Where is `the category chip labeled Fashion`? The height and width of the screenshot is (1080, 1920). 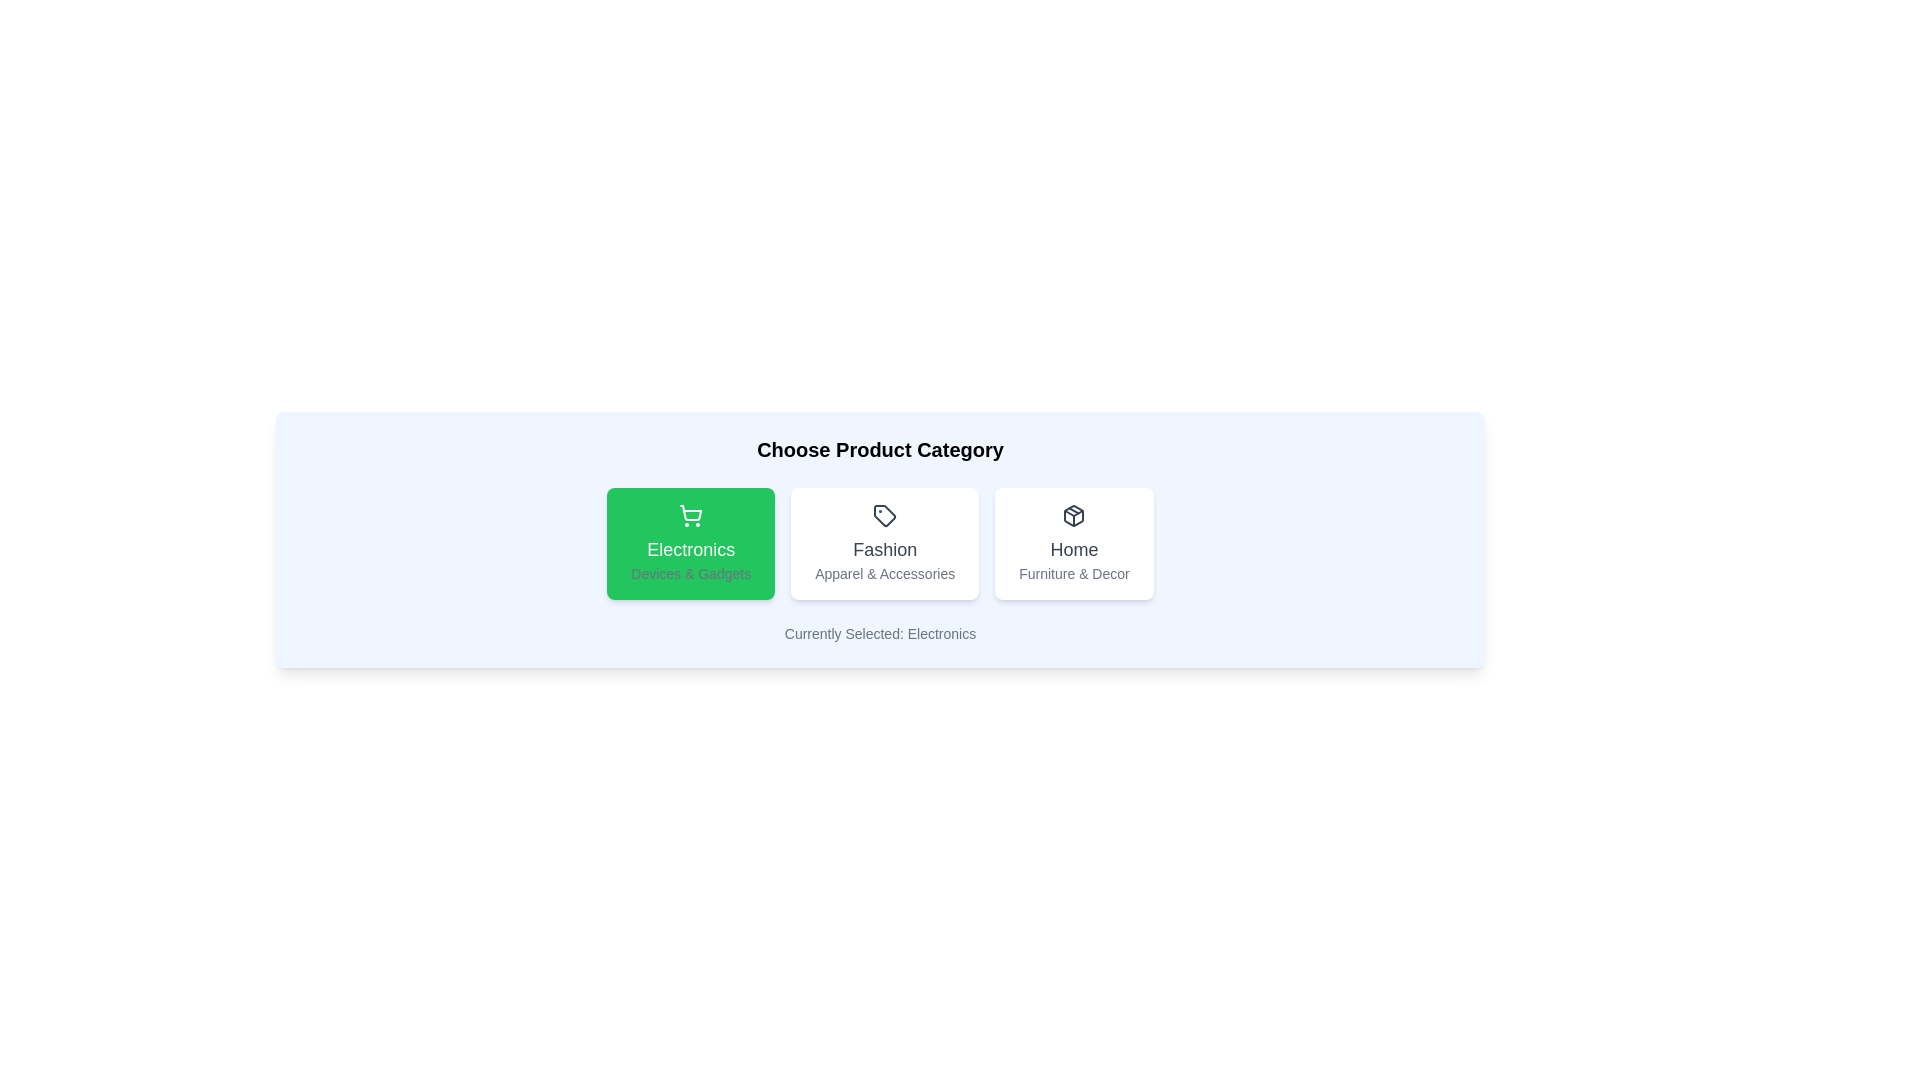 the category chip labeled Fashion is located at coordinates (883, 543).